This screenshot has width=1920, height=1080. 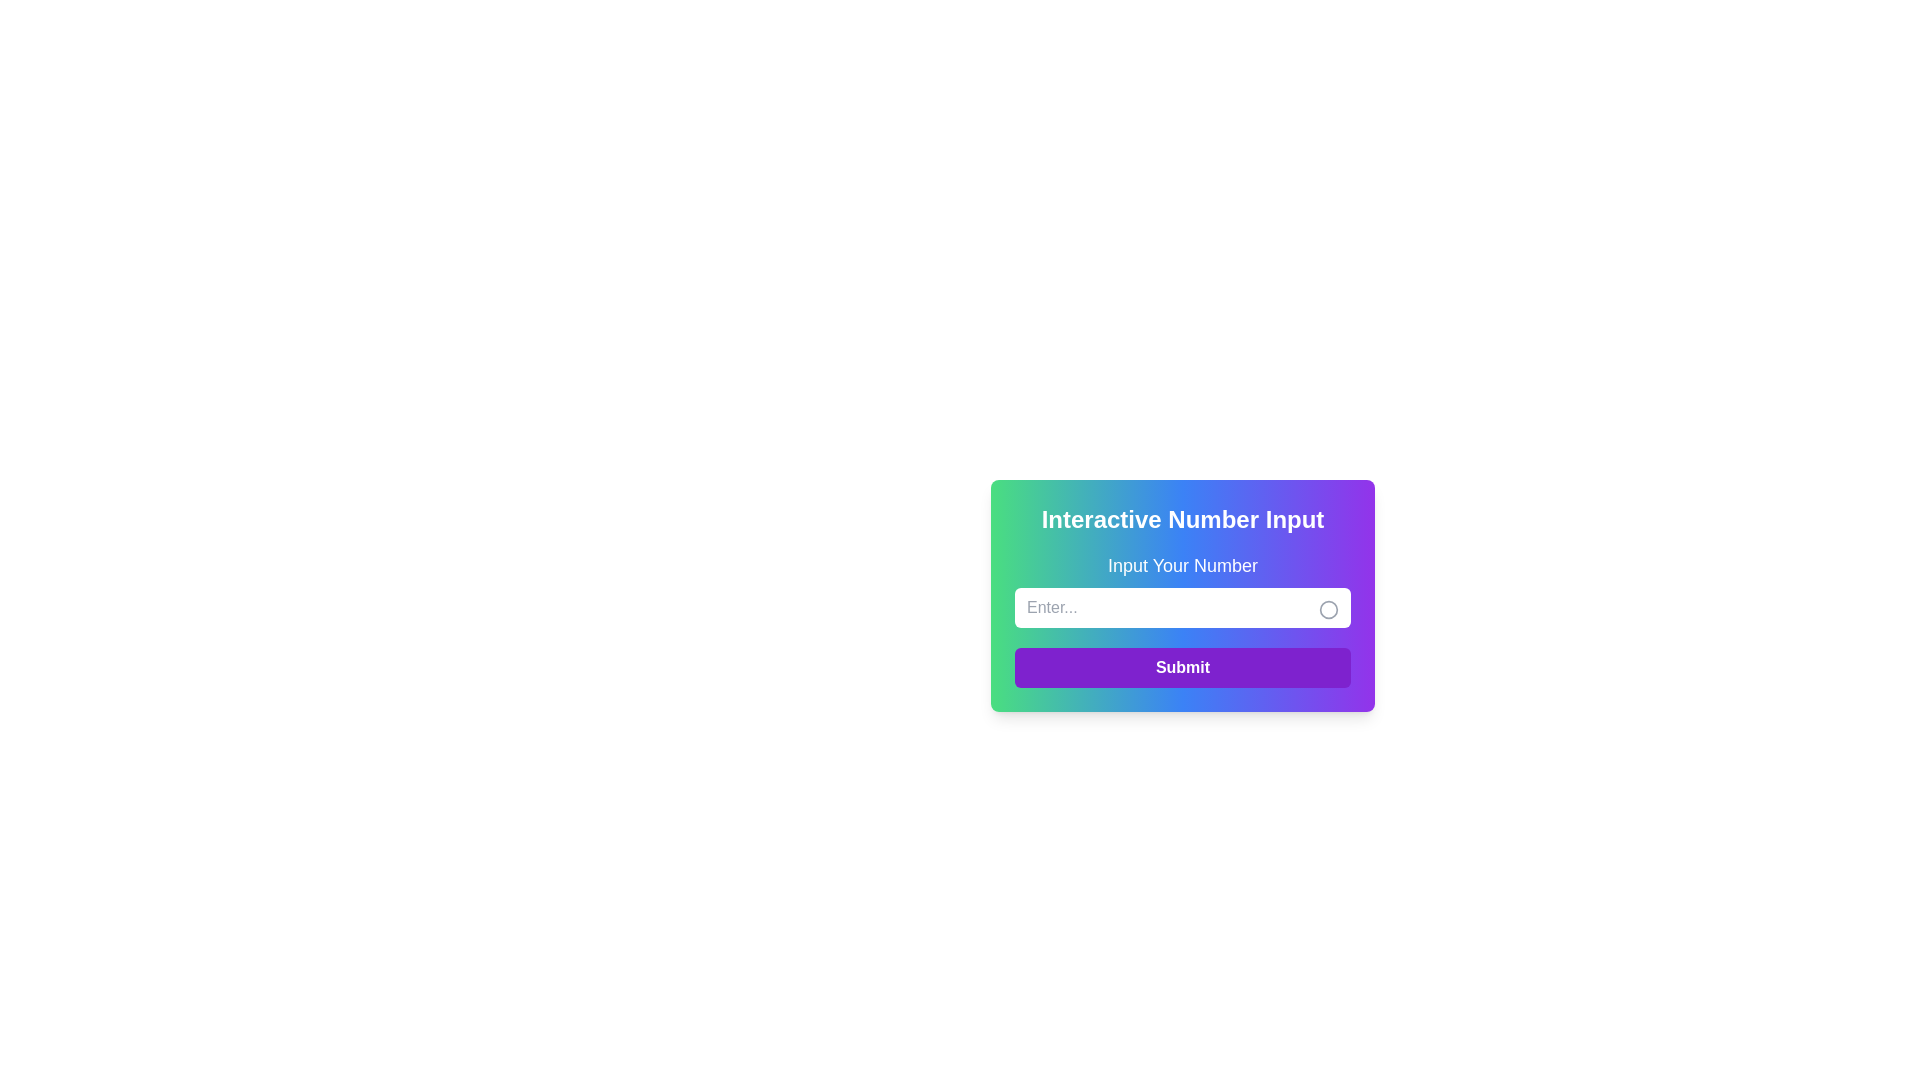 What do you see at coordinates (1182, 519) in the screenshot?
I see `the static text displaying 'Interactive Number Input', which is styled in white, bold, and a large font size, centered within a vibrant gradient background from green to purple` at bounding box center [1182, 519].